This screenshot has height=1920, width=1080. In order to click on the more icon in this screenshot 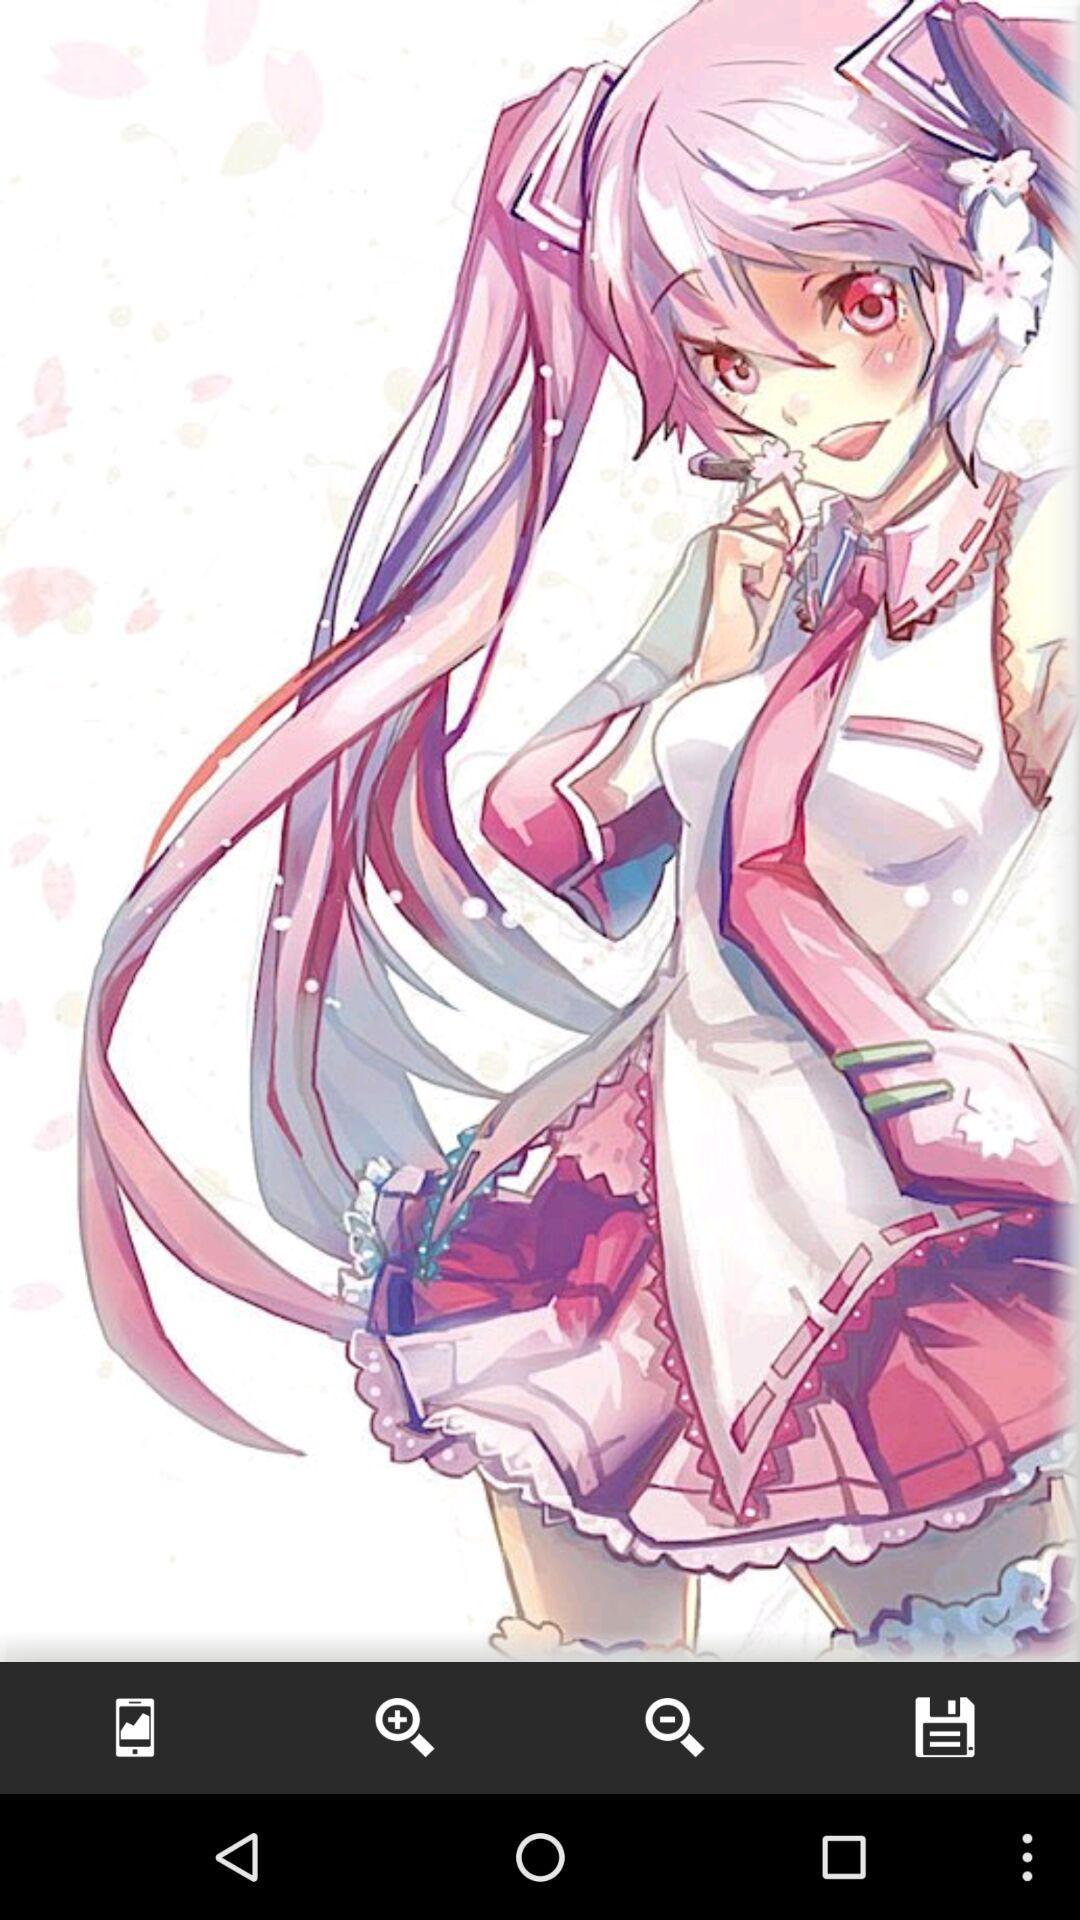, I will do `click(945, 1847)`.